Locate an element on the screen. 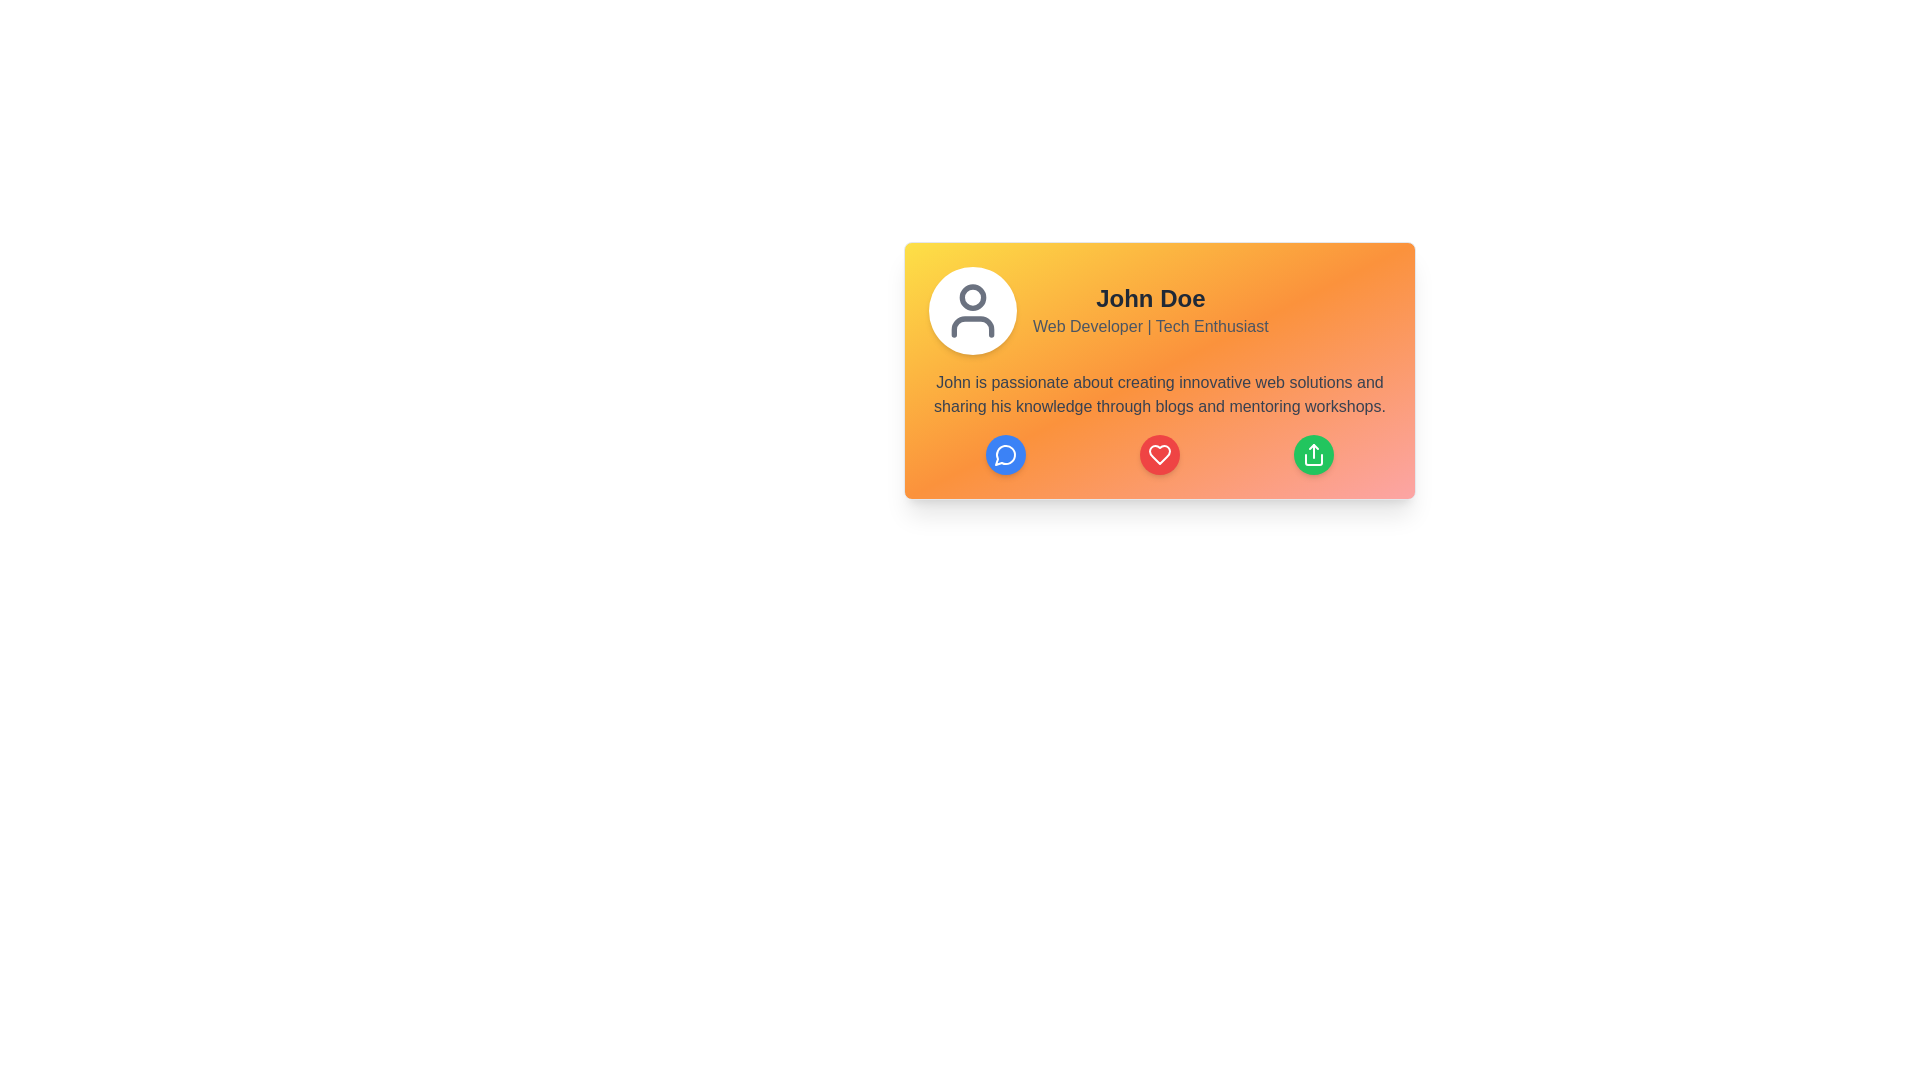  the first button in a row of three buttons, located below the user profile card is located at coordinates (1006, 455).